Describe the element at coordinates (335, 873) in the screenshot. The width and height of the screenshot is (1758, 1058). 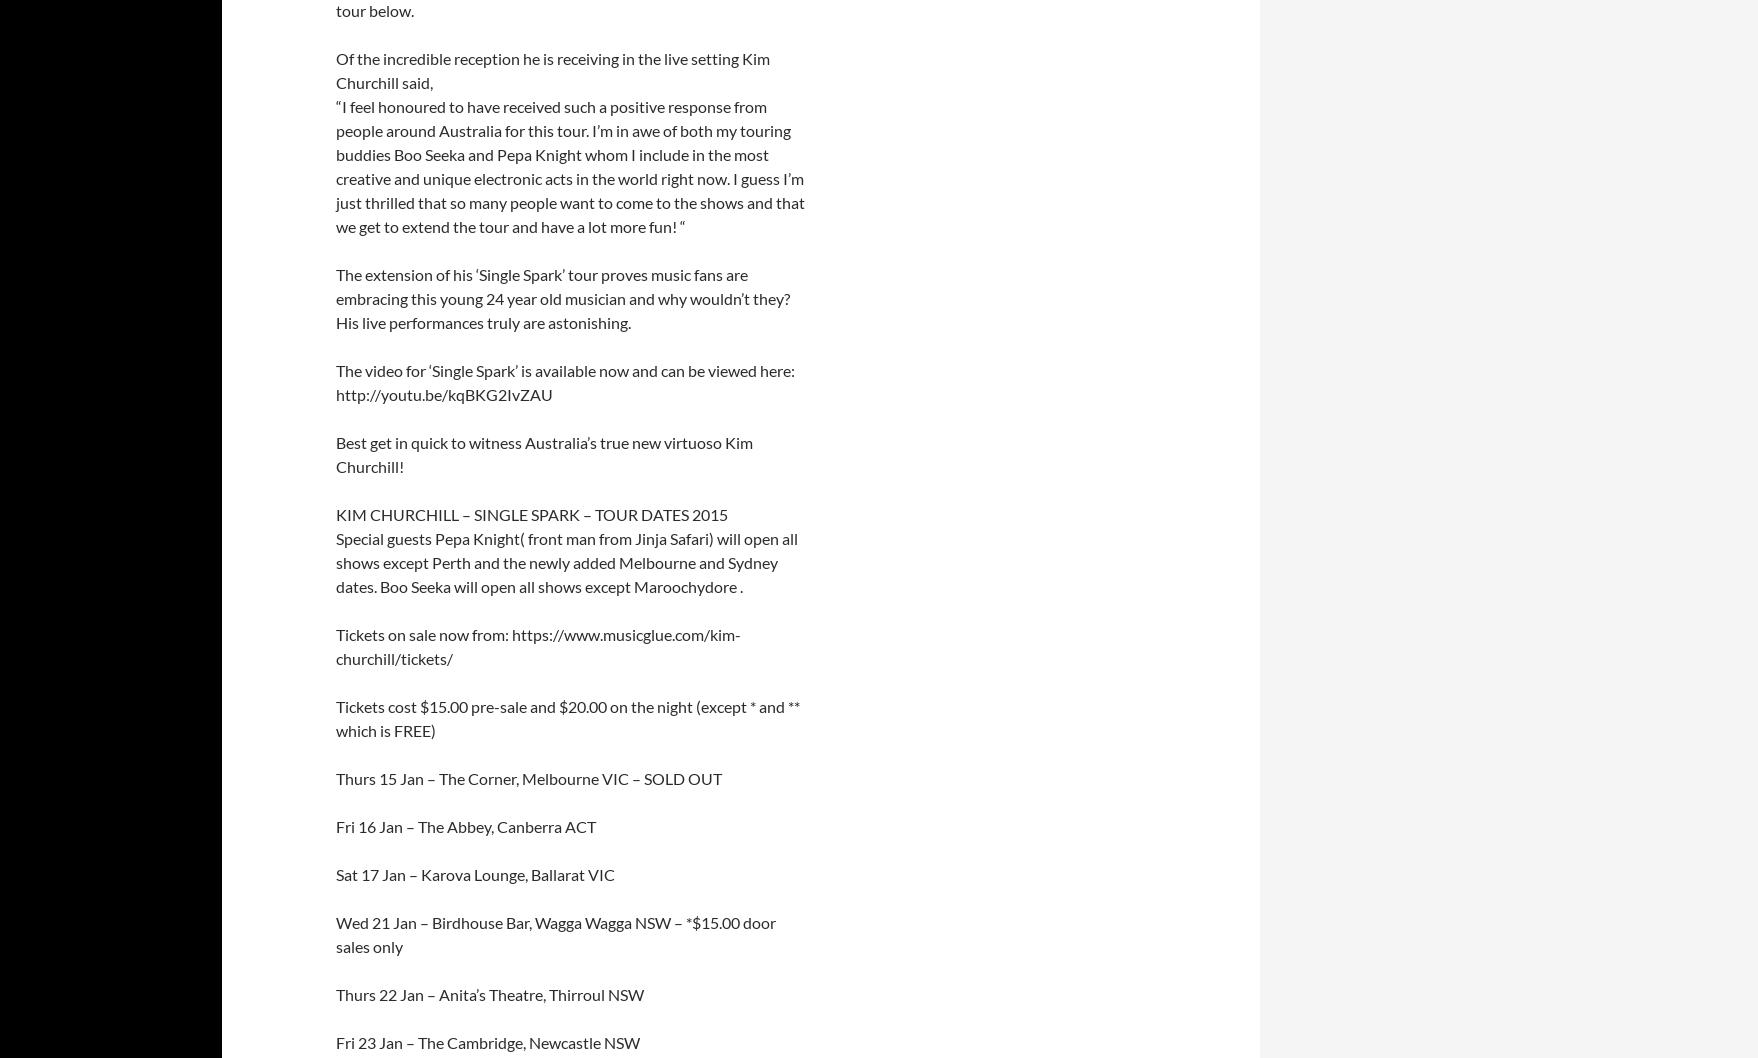
I see `'Sat 17 Jan – Karova Lounge, Ballarat VIC'` at that location.